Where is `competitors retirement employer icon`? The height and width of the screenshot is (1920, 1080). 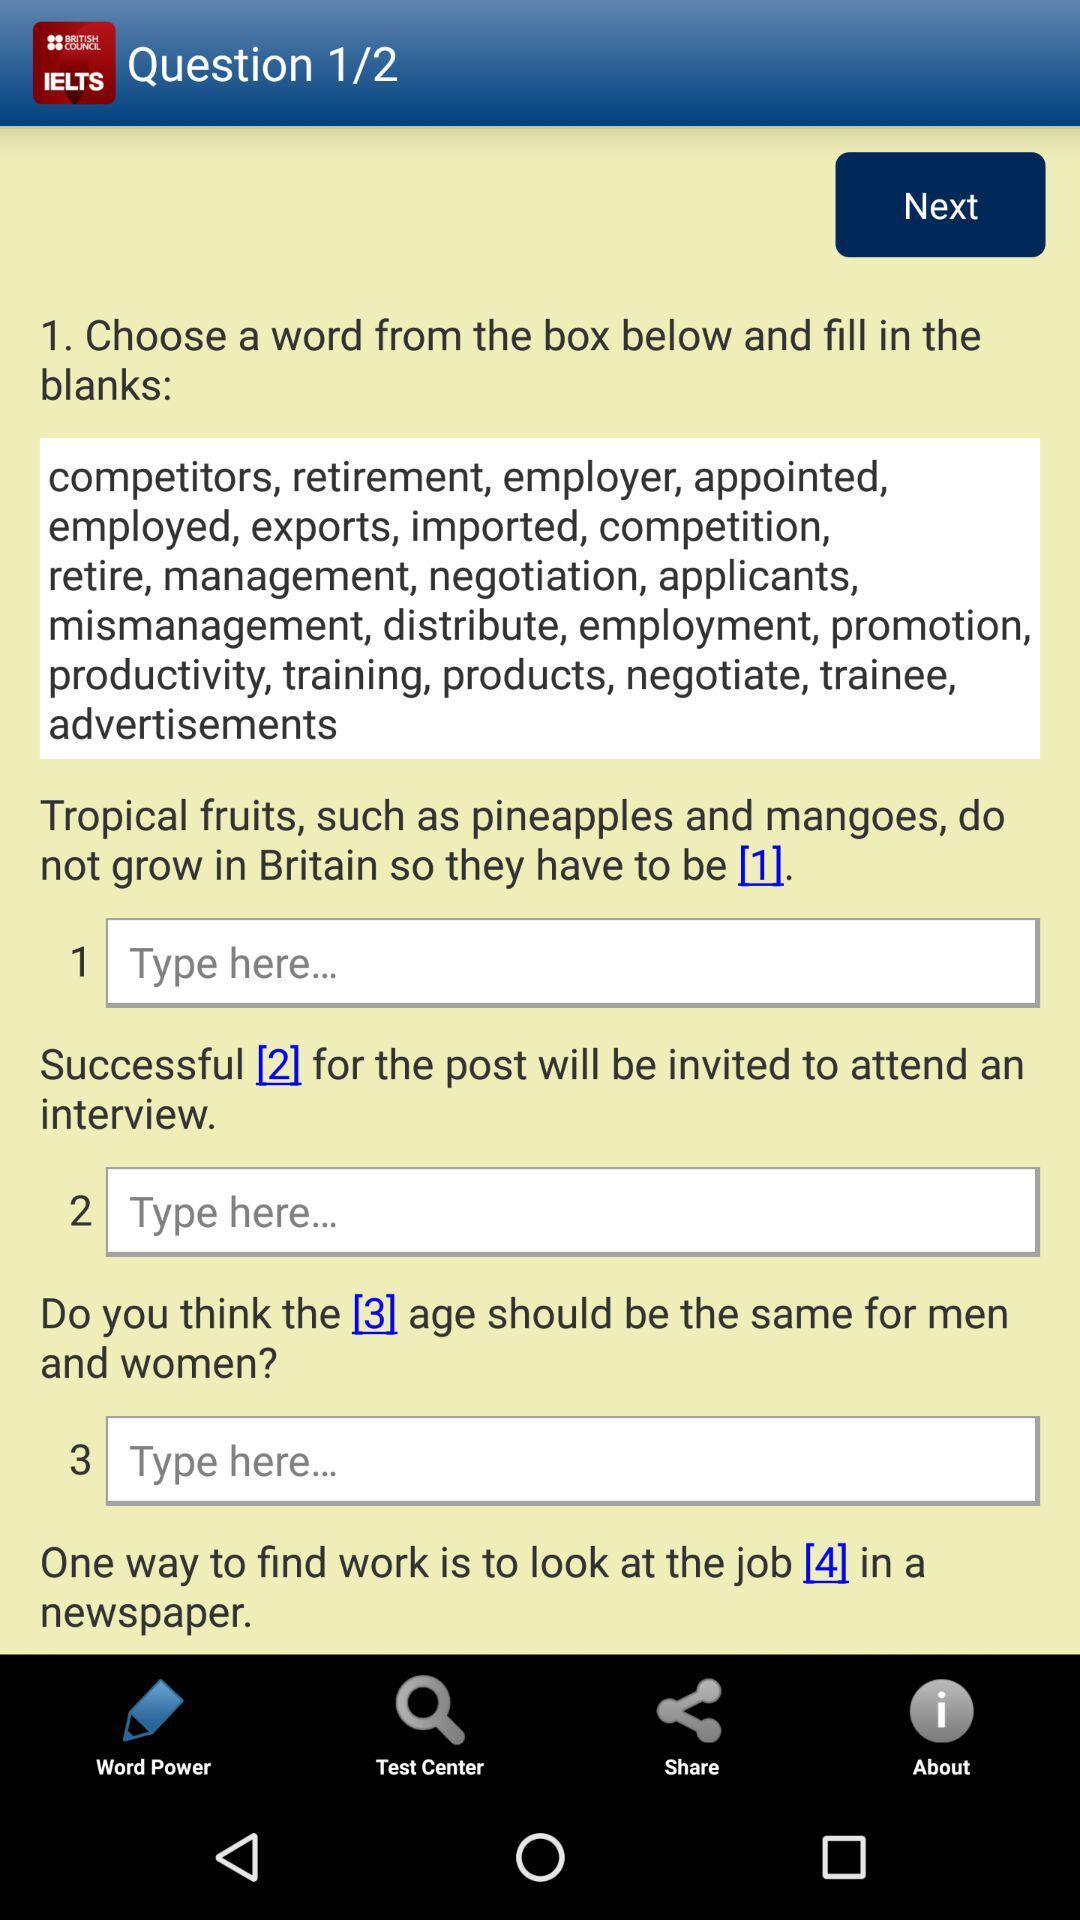 competitors retirement employer icon is located at coordinates (540, 597).